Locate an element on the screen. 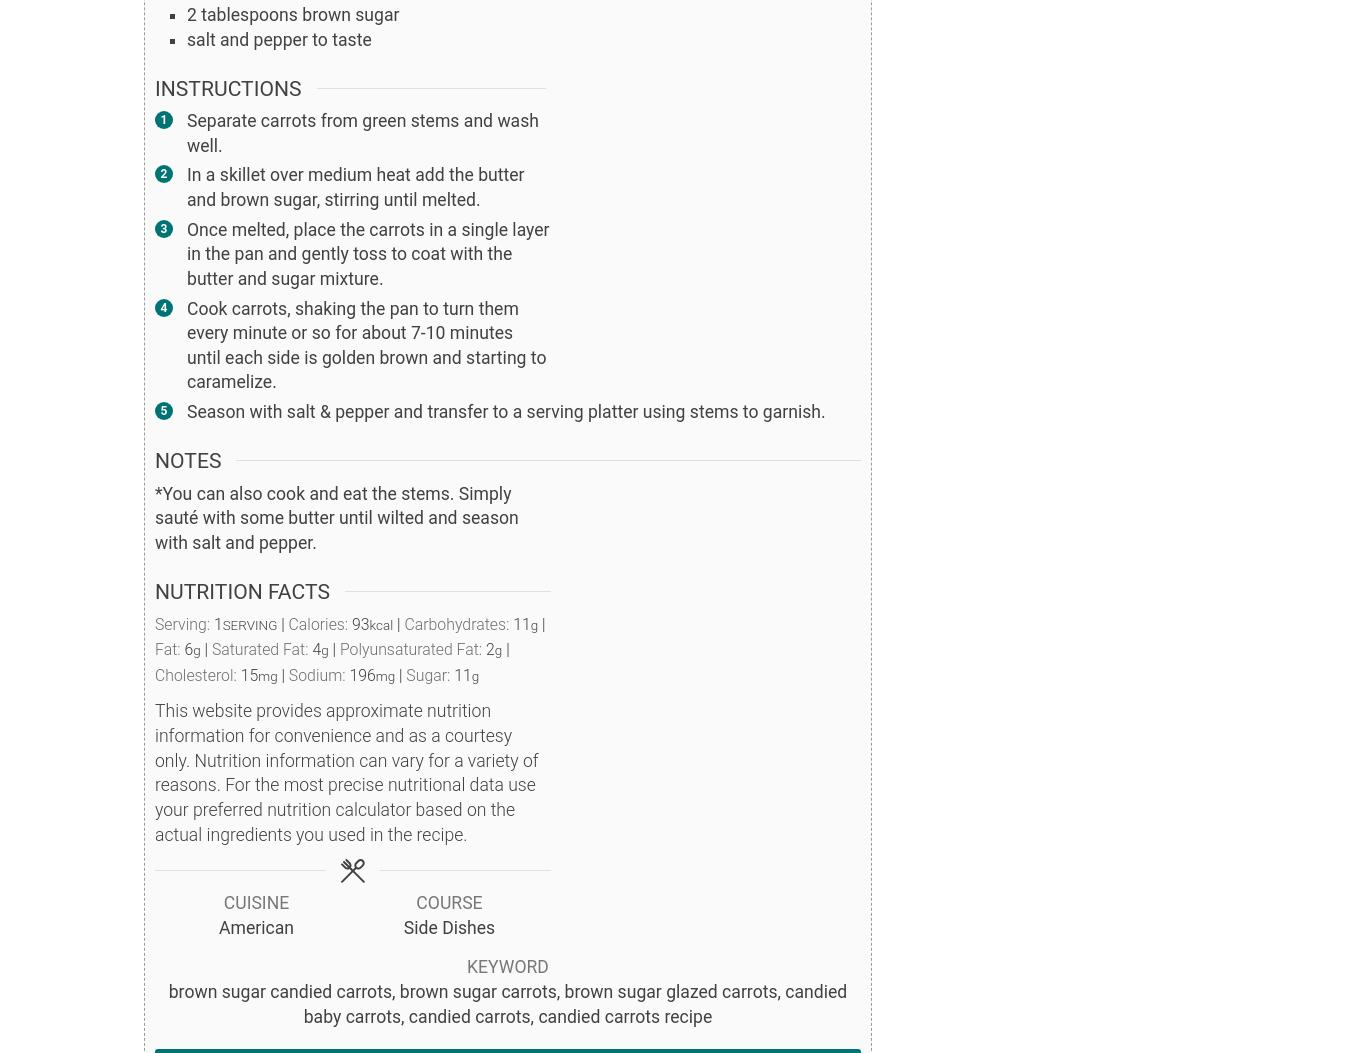 The width and height of the screenshot is (1366, 1053). 'Notes' is located at coordinates (186, 459).